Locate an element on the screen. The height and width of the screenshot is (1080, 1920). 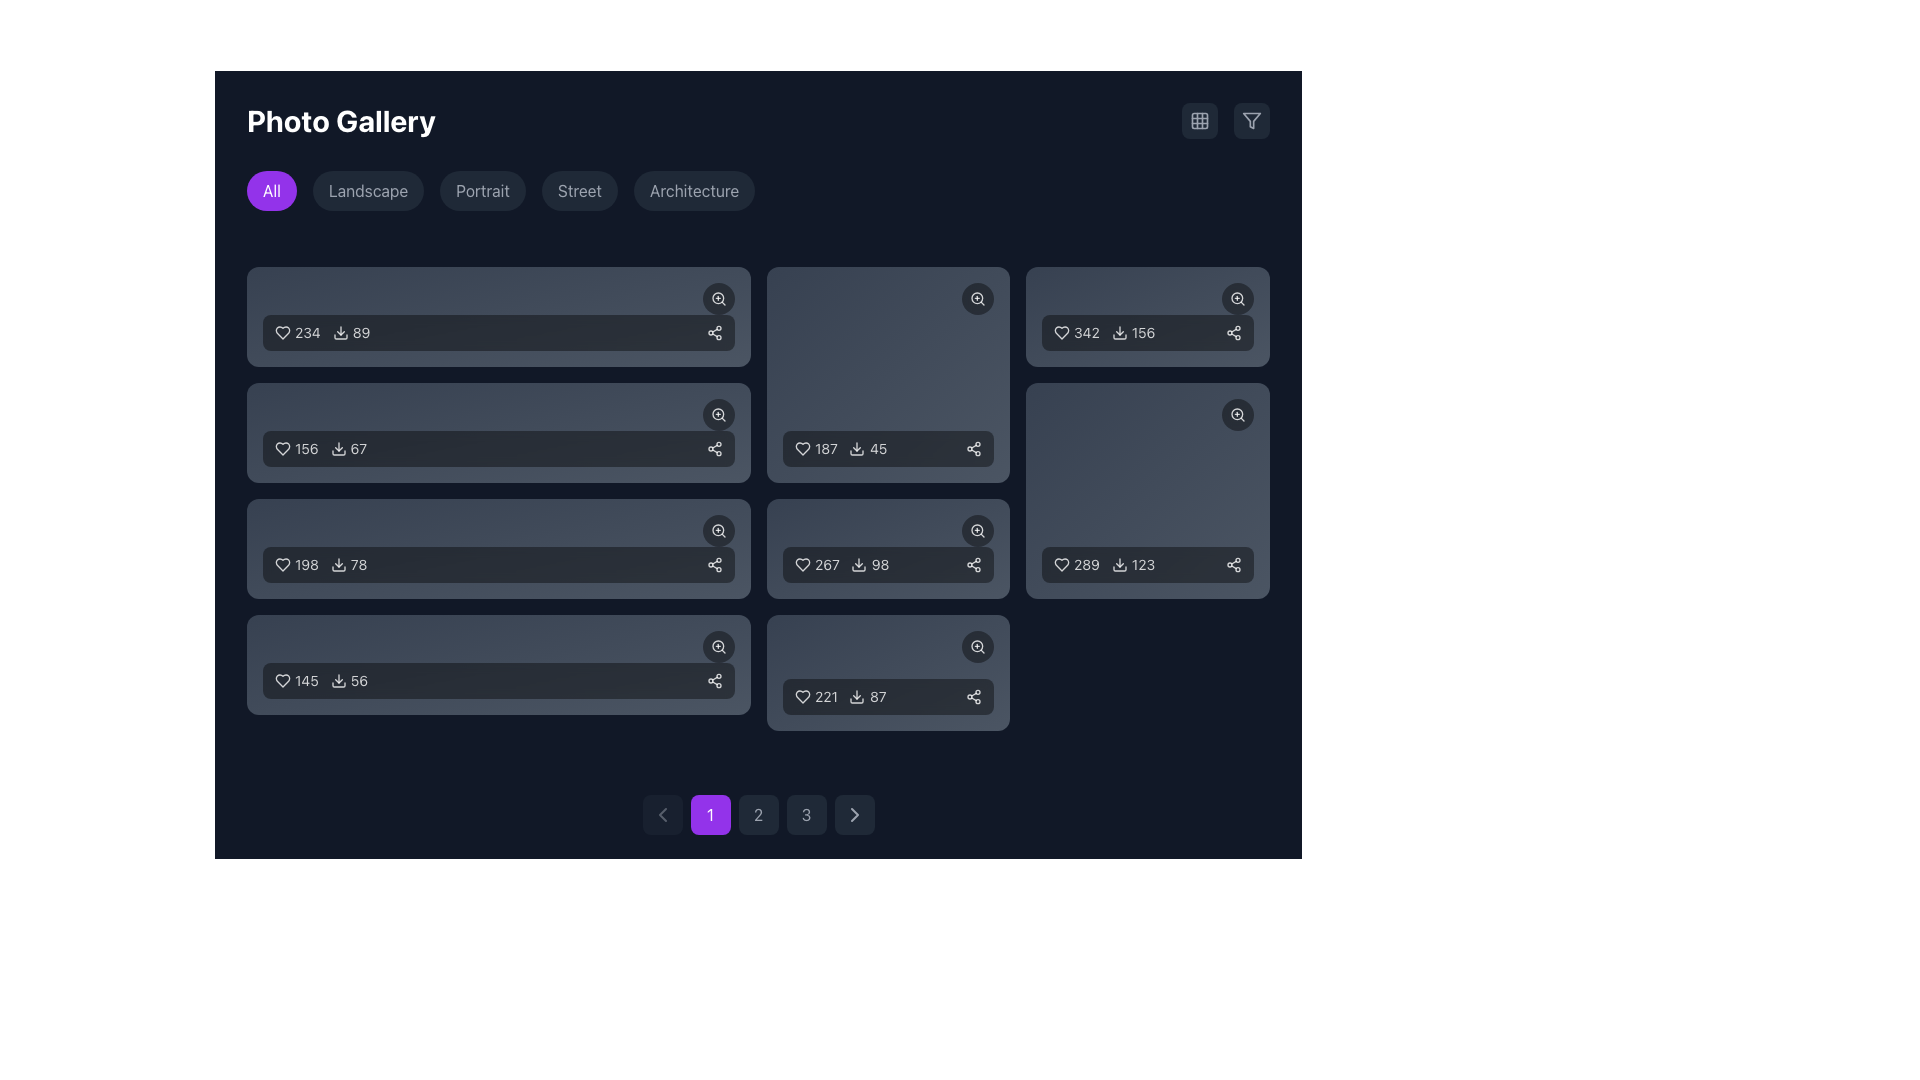
the Interactive Label with Icon that features a download symbol and the text '45', positioned to the right of the heart icon with '187' is located at coordinates (868, 447).